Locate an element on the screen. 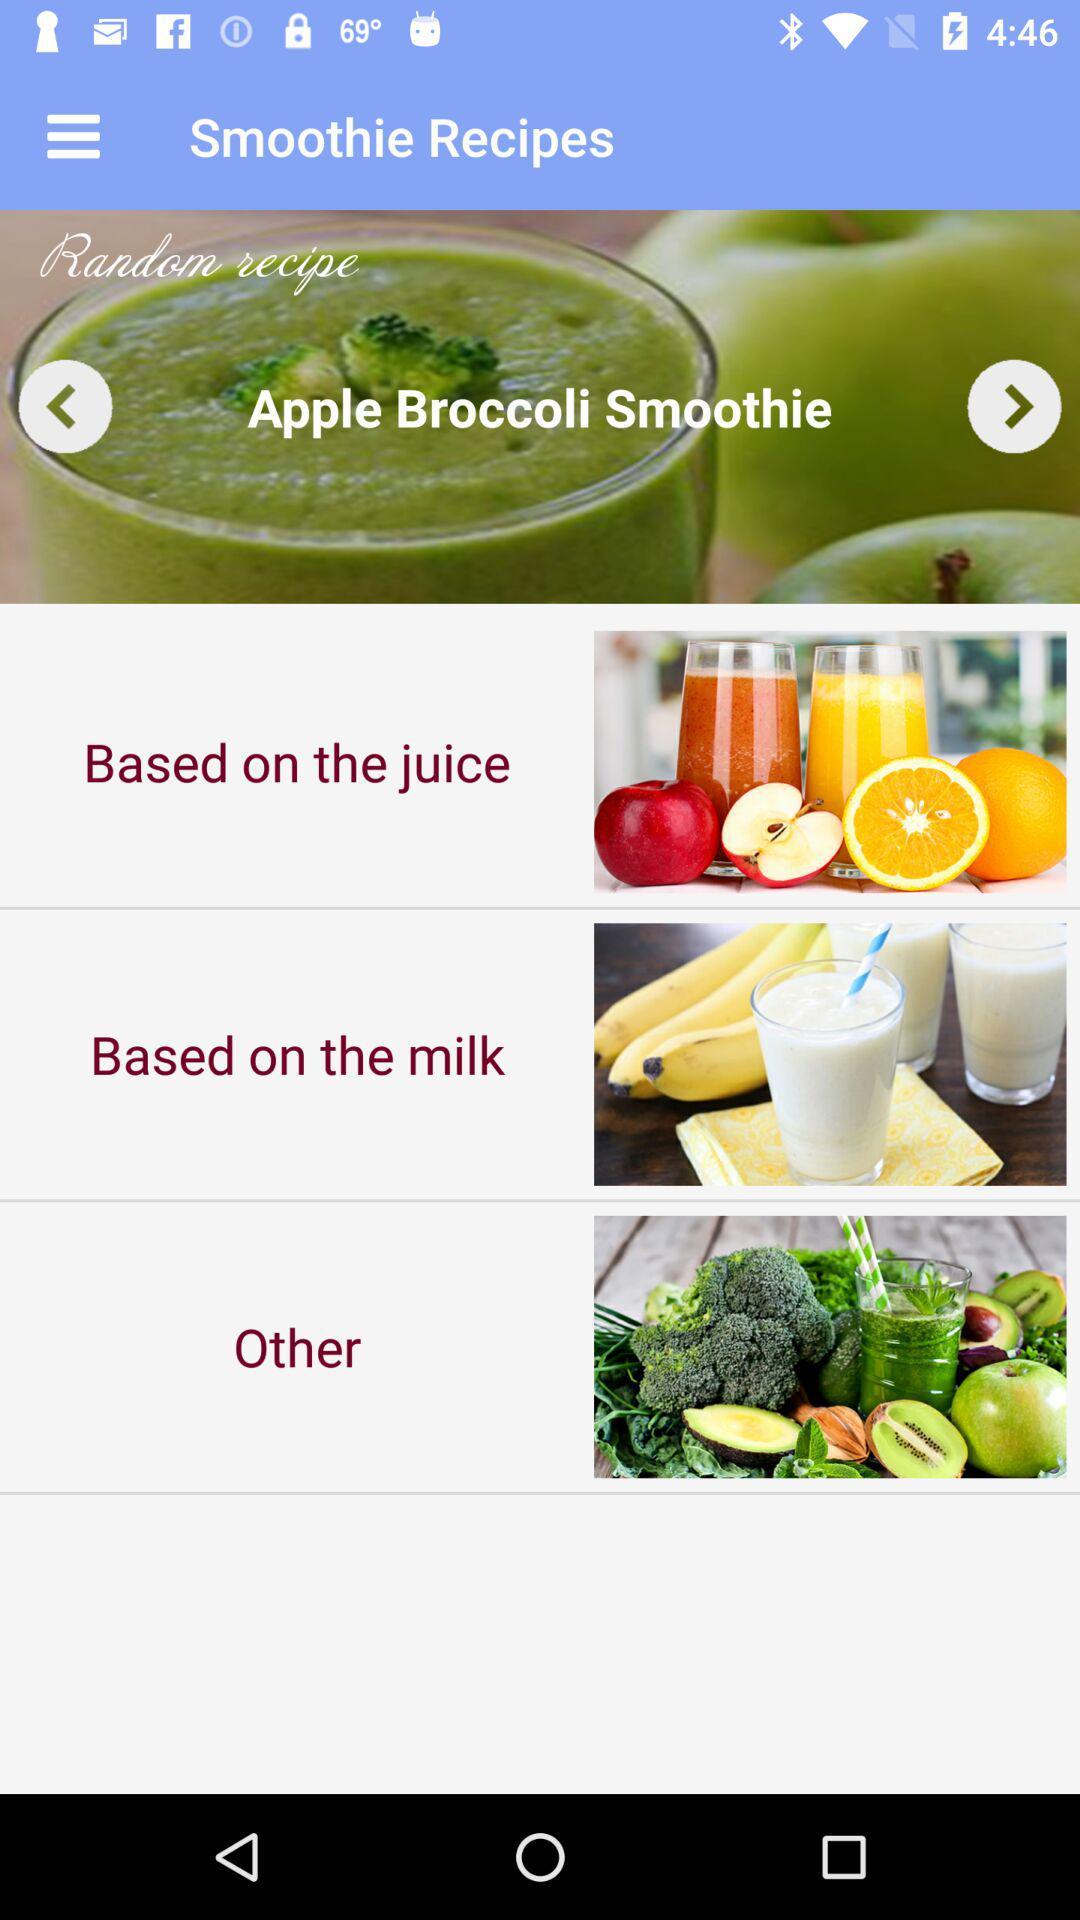 This screenshot has height=1920, width=1080. see the images is located at coordinates (540, 405).